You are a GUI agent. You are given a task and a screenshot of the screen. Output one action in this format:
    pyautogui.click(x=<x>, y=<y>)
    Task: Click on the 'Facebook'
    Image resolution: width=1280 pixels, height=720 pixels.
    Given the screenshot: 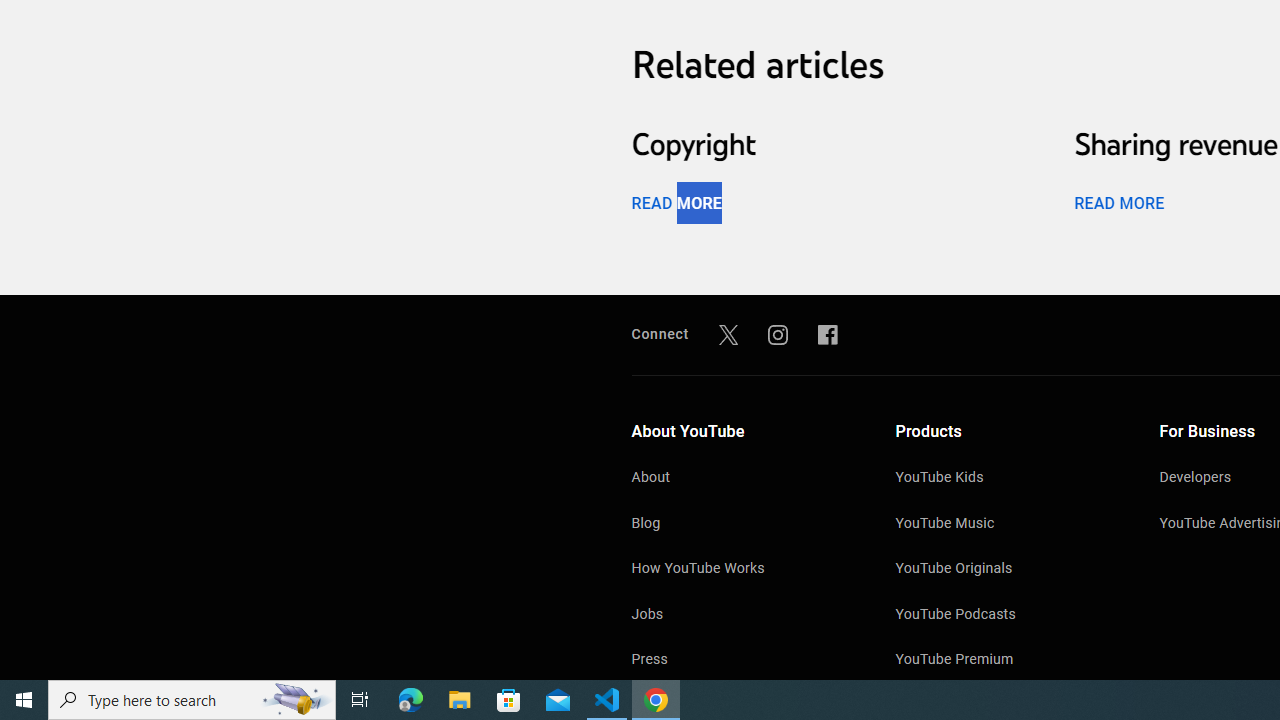 What is the action you would take?
    pyautogui.click(x=828, y=333)
    